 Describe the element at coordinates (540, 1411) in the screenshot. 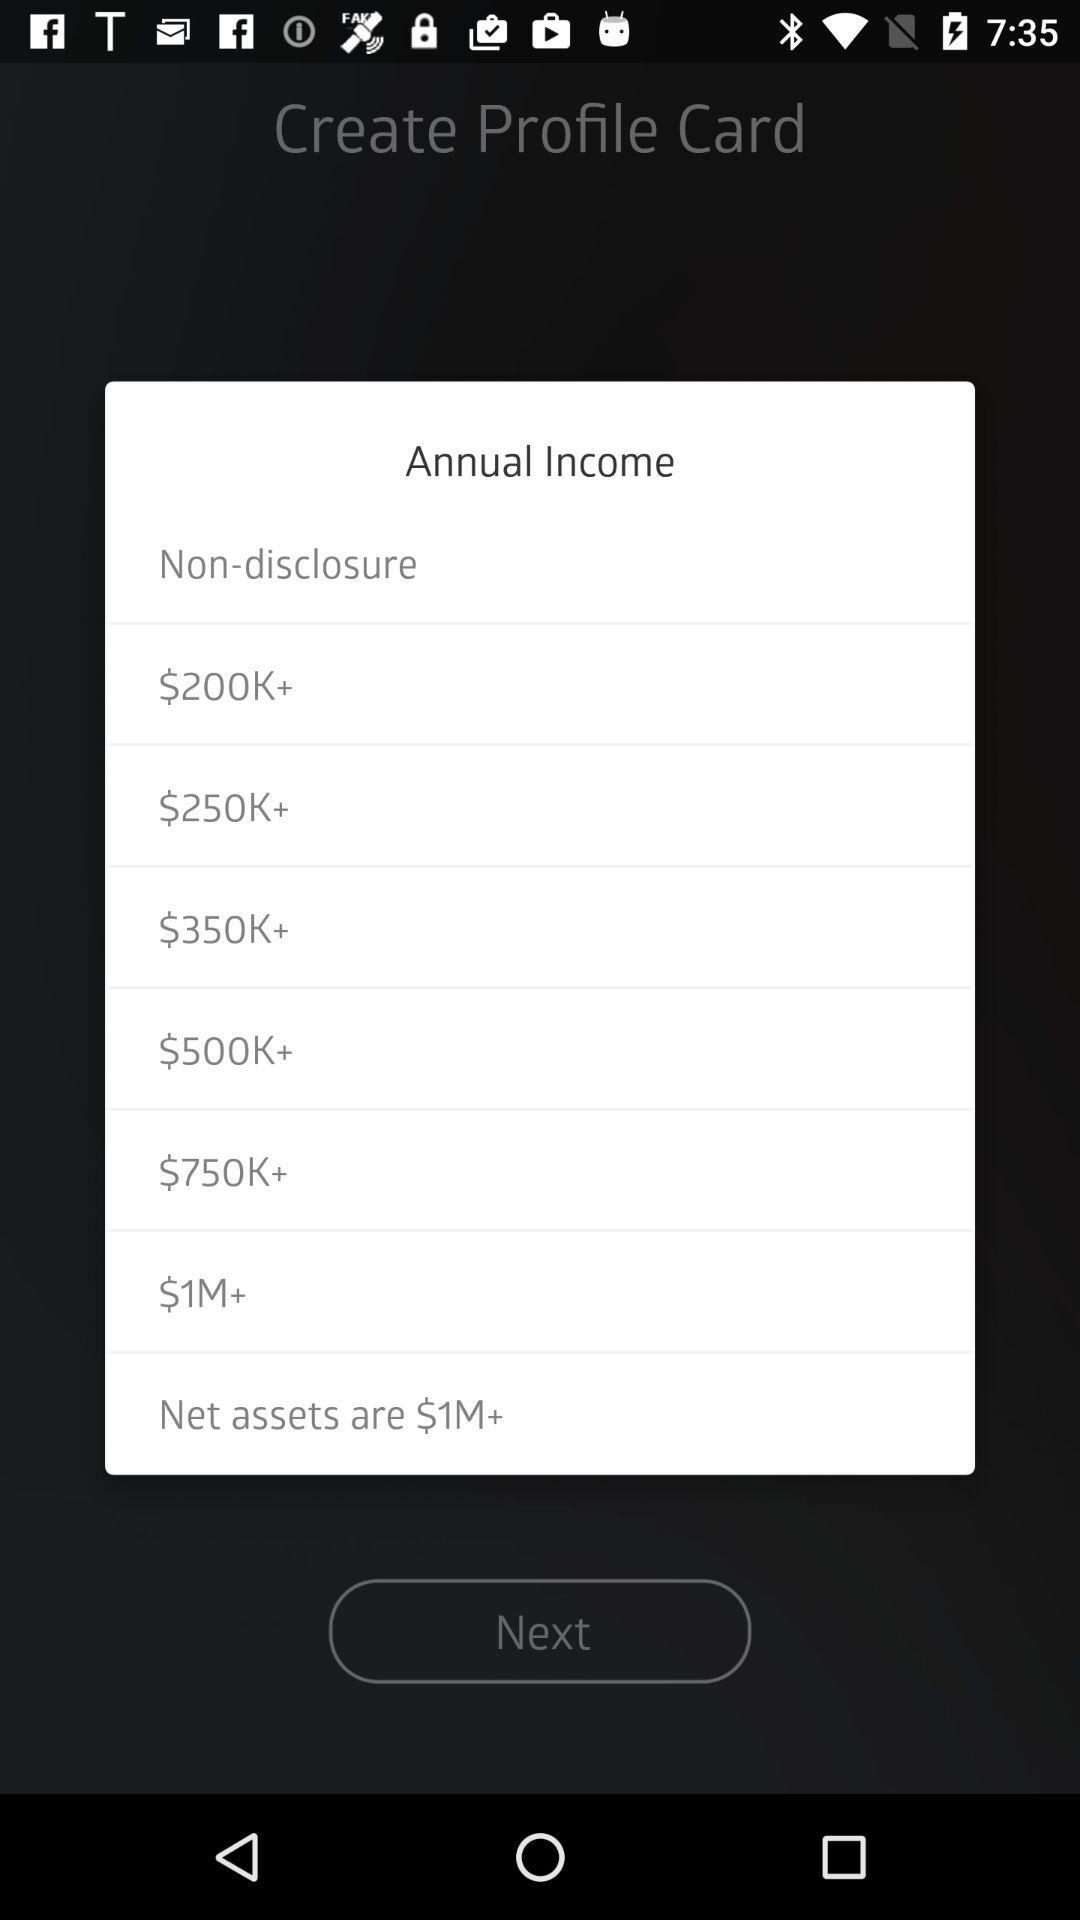

I see `icon below the $1m+ item` at that location.